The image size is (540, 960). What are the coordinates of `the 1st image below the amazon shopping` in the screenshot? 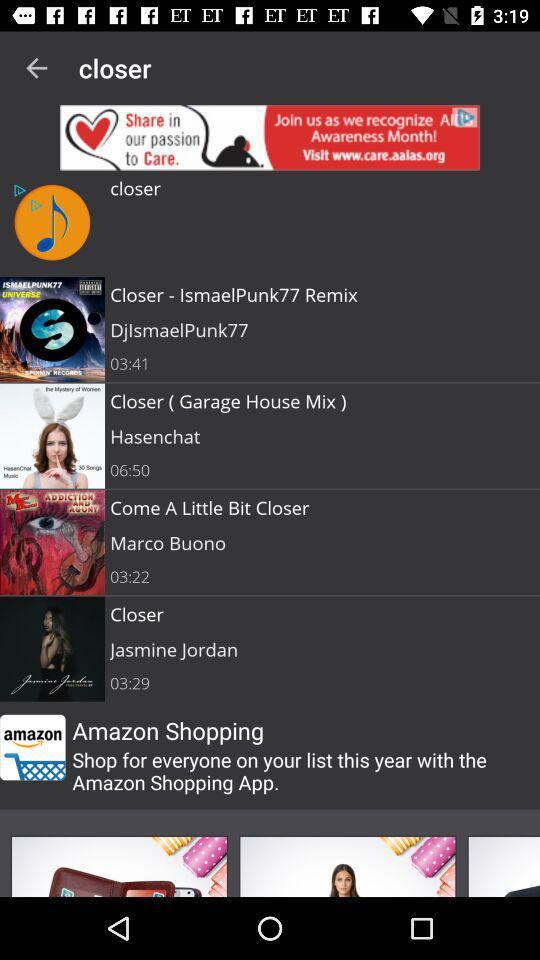 It's located at (119, 865).